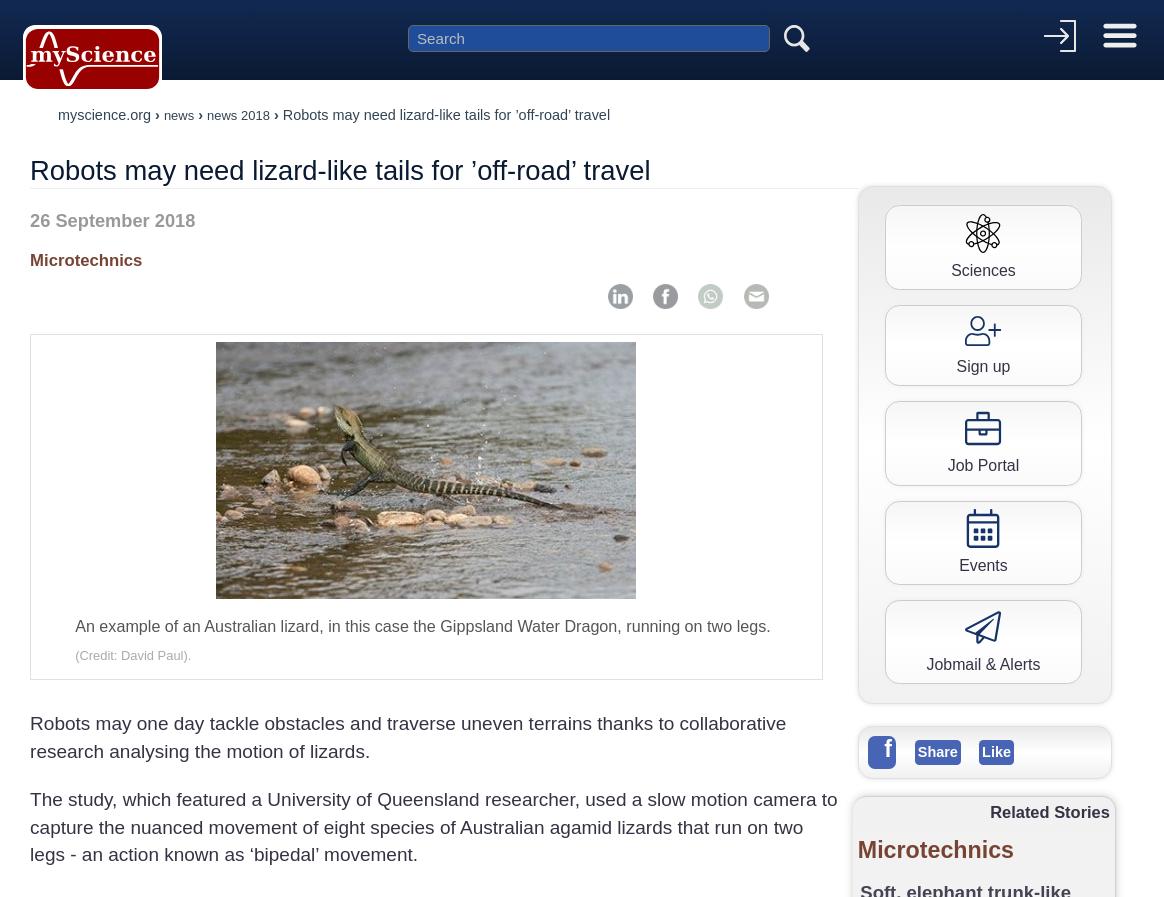  Describe the element at coordinates (996, 750) in the screenshot. I see `'Like'` at that location.